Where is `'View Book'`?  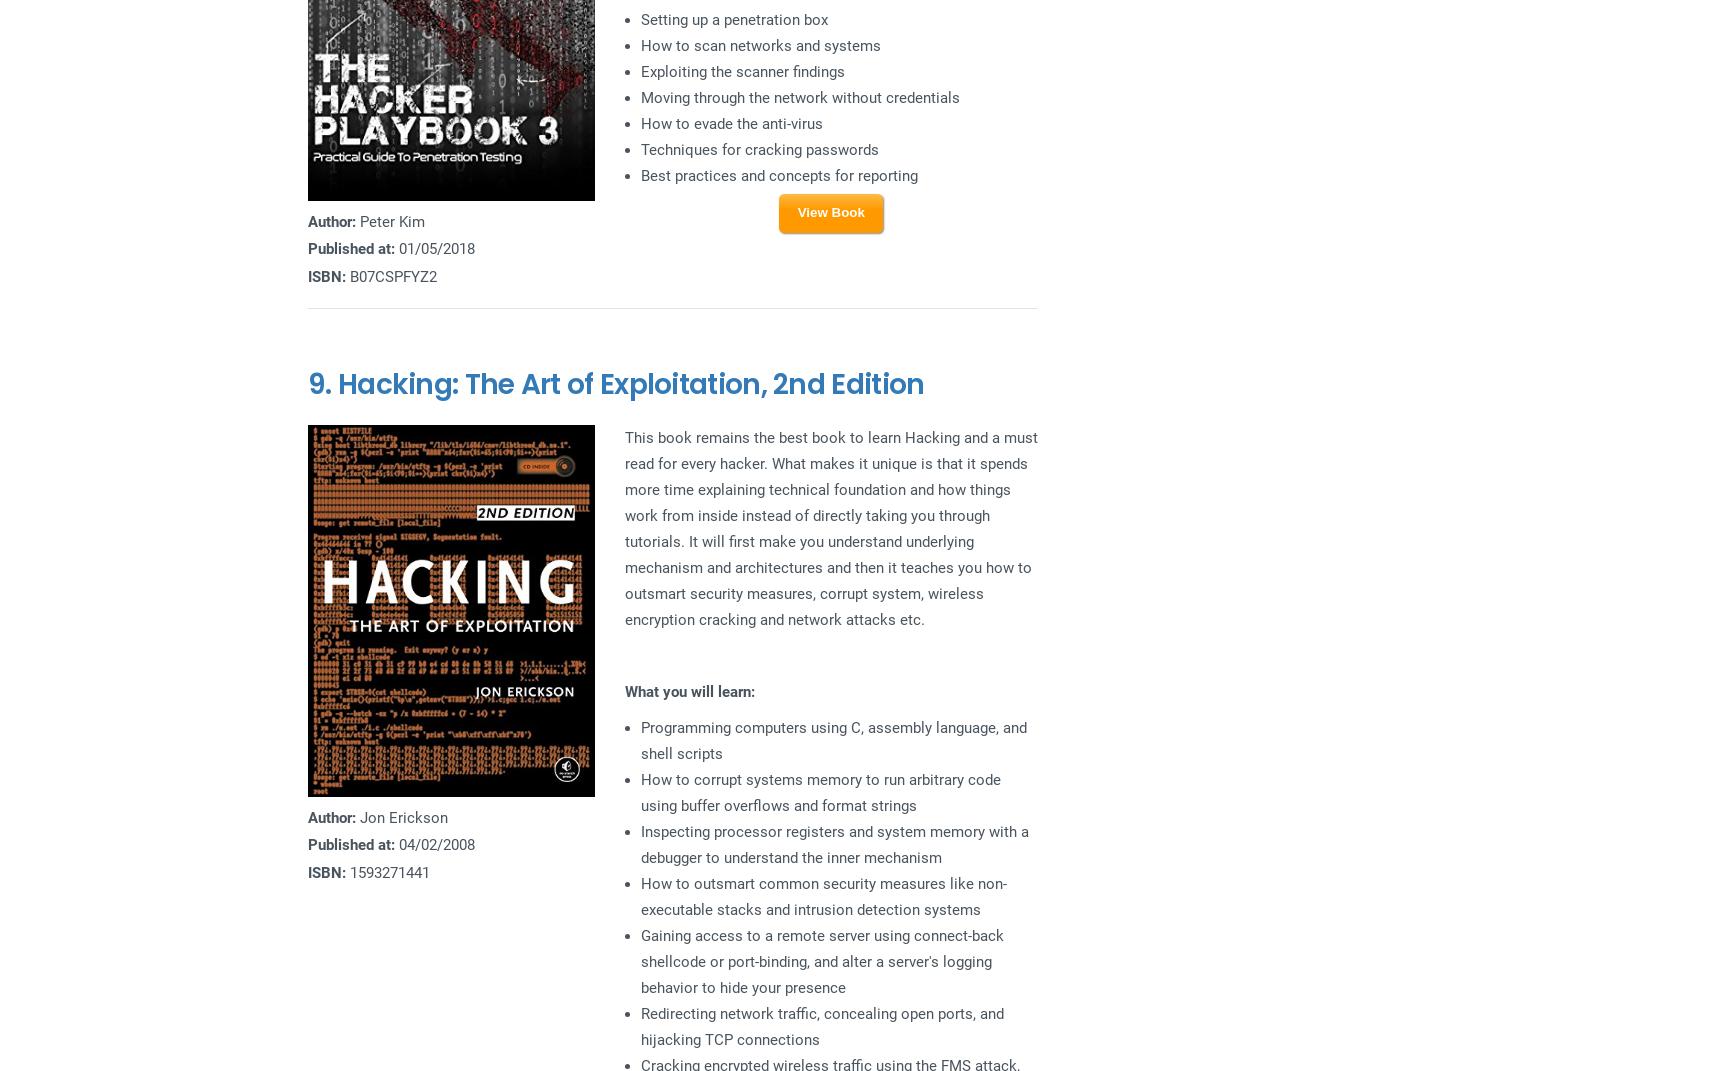 'View Book' is located at coordinates (796, 211).